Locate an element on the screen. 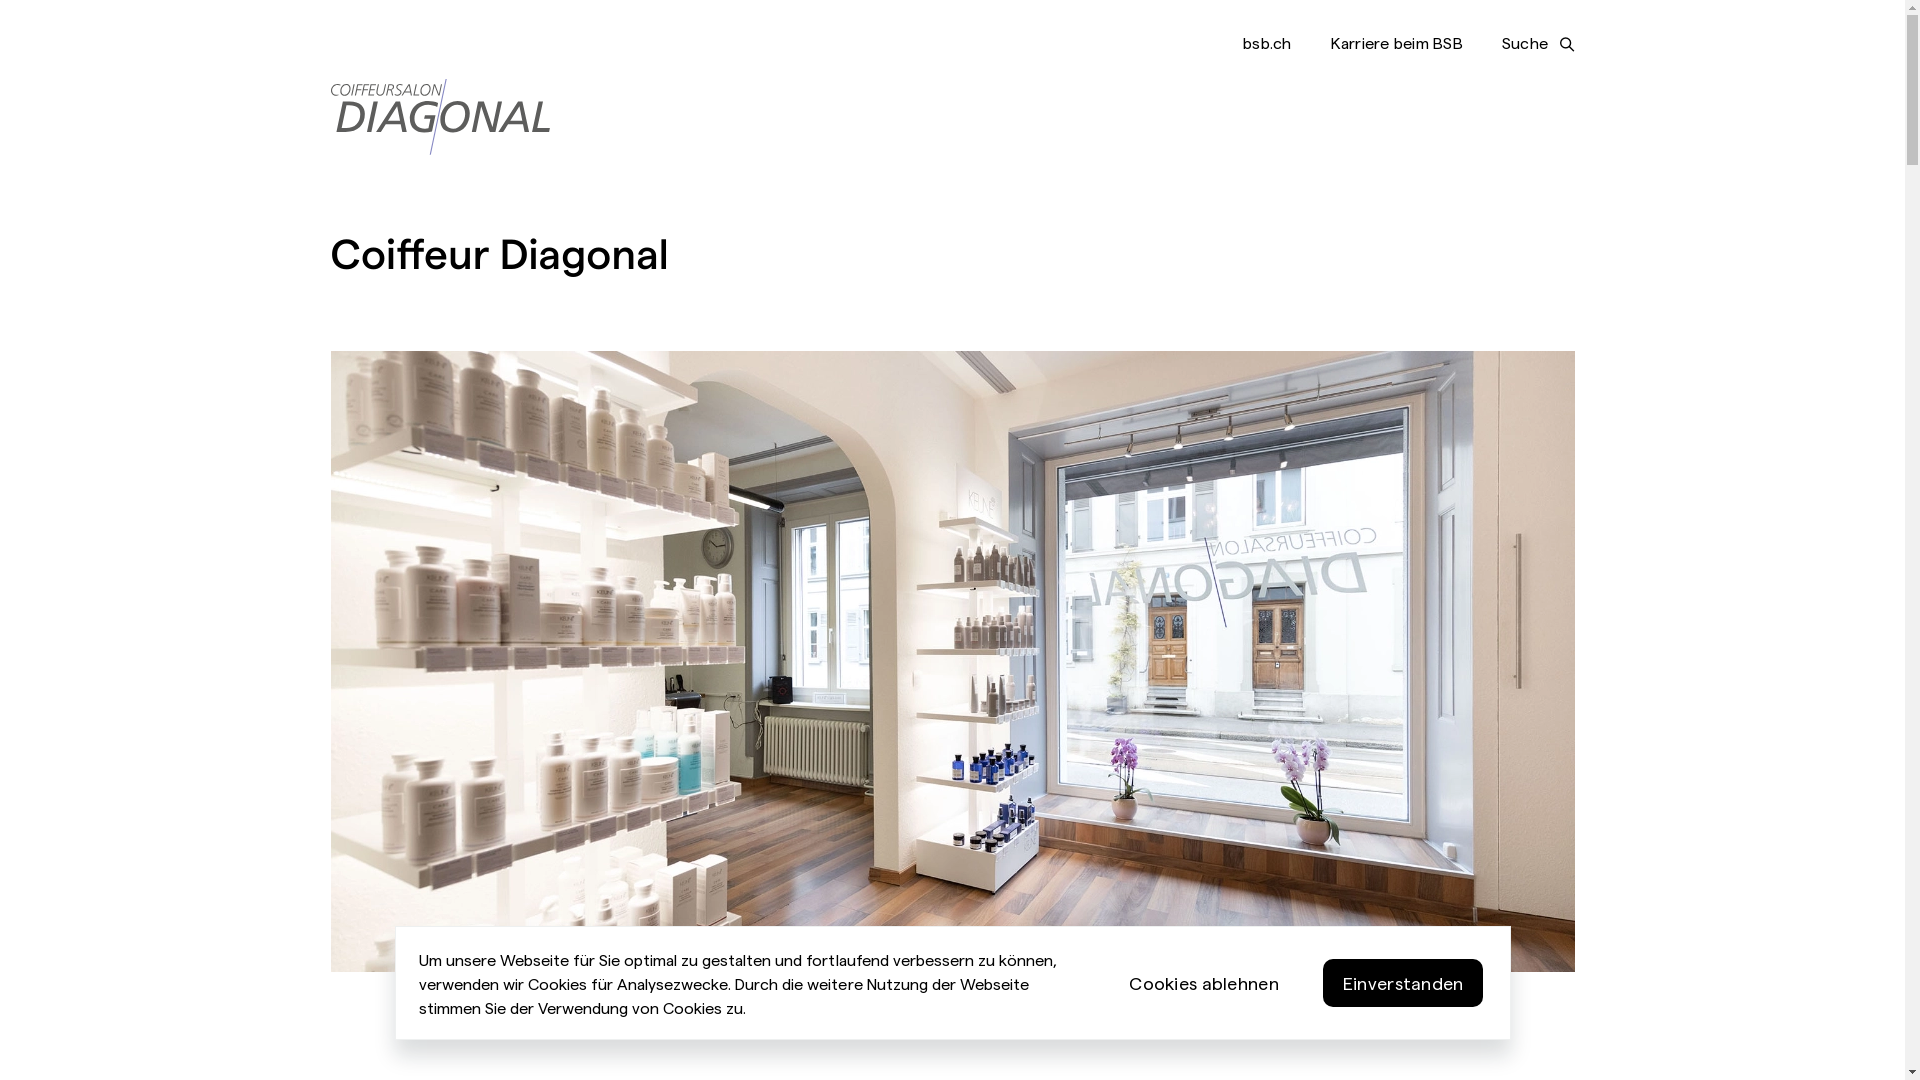  'bsb.ch' is located at coordinates (1266, 42).